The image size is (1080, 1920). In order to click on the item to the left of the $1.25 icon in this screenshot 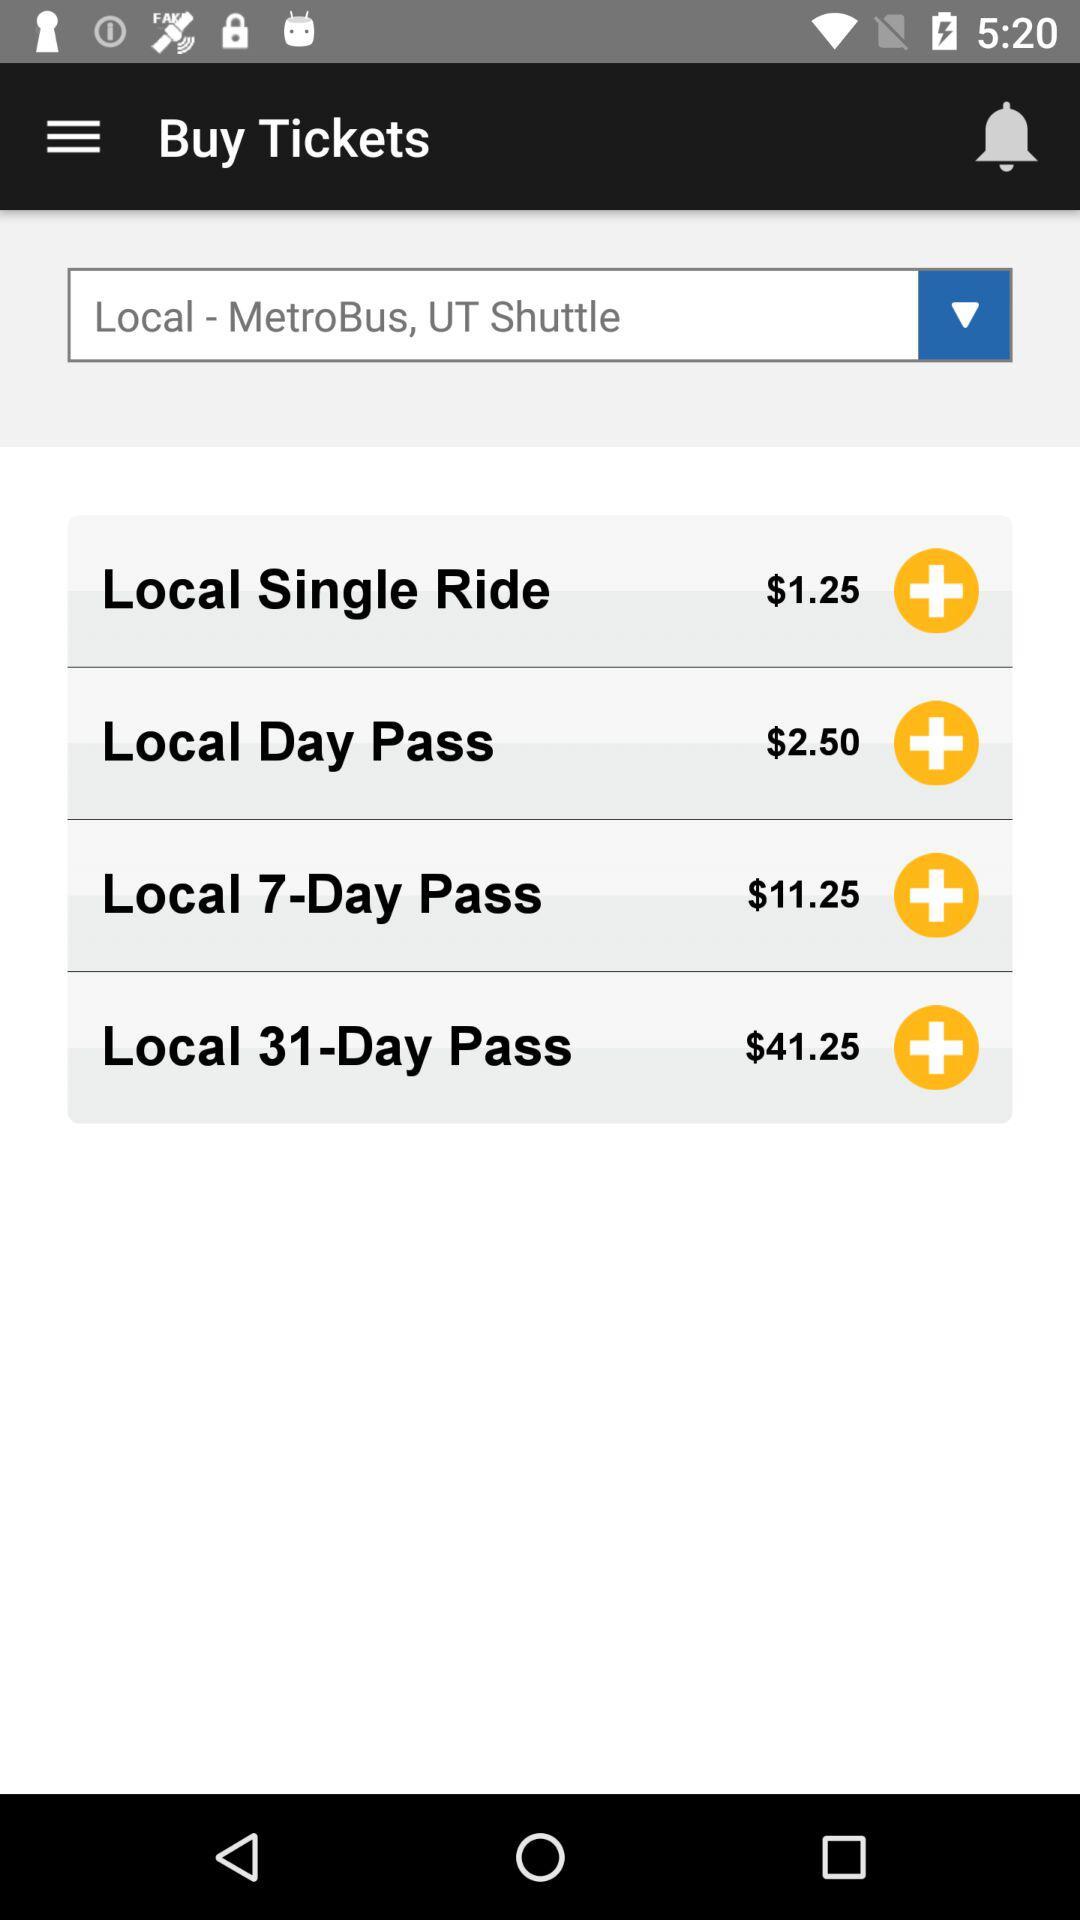, I will do `click(415, 589)`.